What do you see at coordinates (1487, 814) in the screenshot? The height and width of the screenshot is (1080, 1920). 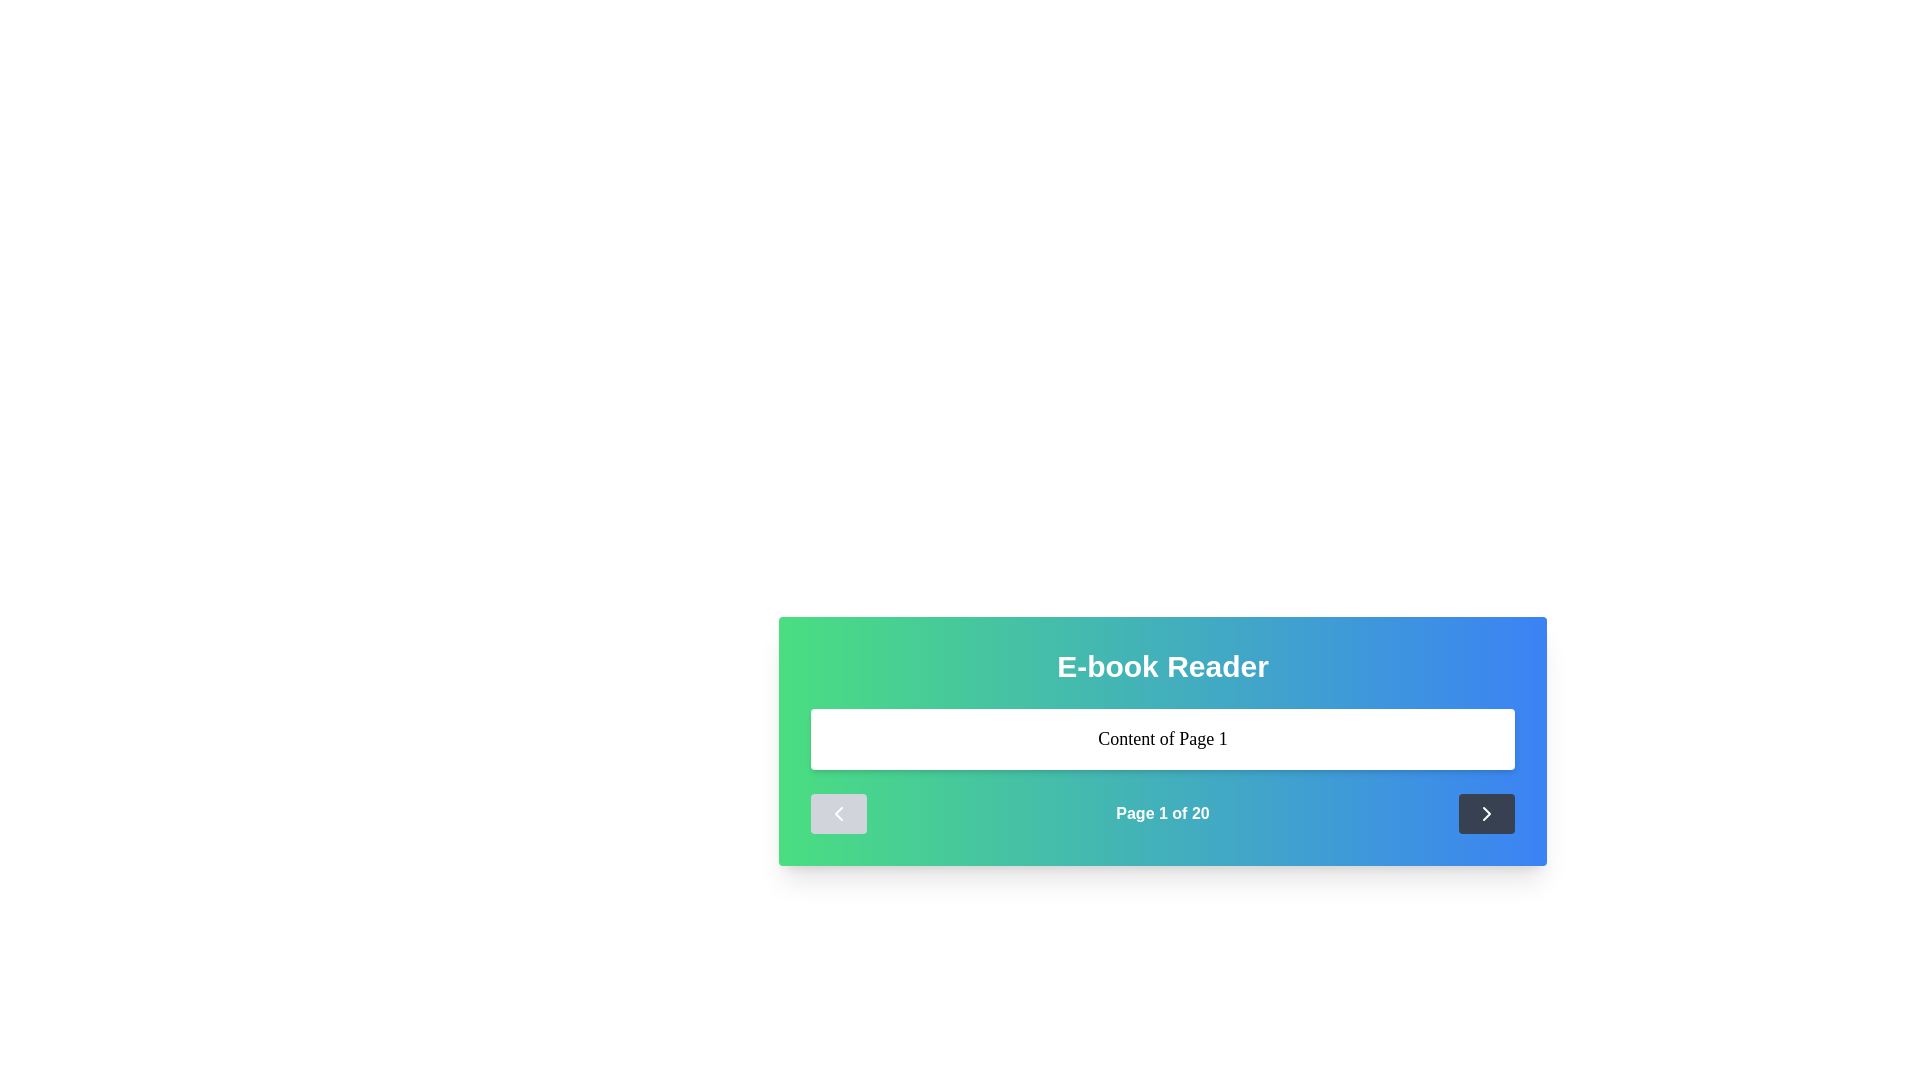 I see `the button that serves as a navigation control for advancing to the next page in the paginated view, located at the bottom-right section of the interface` at bounding box center [1487, 814].